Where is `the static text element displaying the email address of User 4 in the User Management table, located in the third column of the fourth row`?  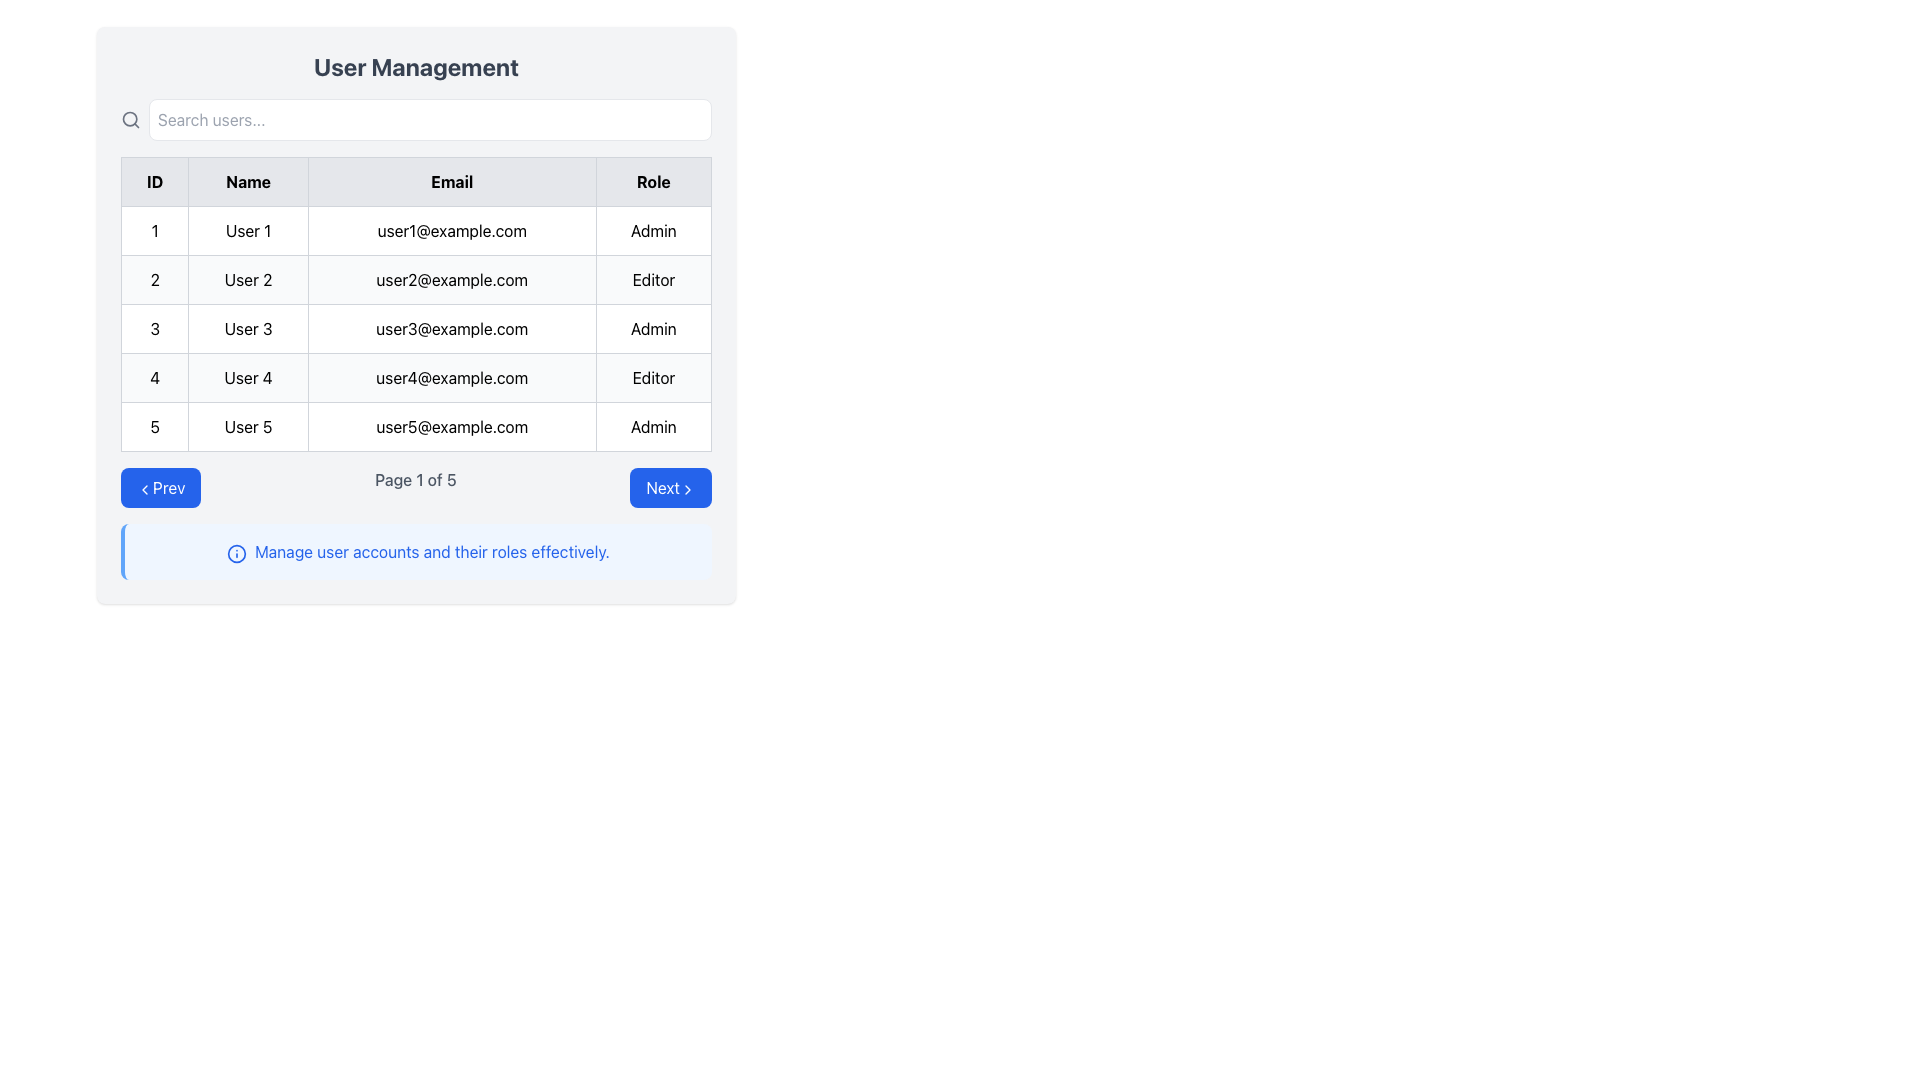
the static text element displaying the email address of User 4 in the User Management table, located in the third column of the fourth row is located at coordinates (451, 378).